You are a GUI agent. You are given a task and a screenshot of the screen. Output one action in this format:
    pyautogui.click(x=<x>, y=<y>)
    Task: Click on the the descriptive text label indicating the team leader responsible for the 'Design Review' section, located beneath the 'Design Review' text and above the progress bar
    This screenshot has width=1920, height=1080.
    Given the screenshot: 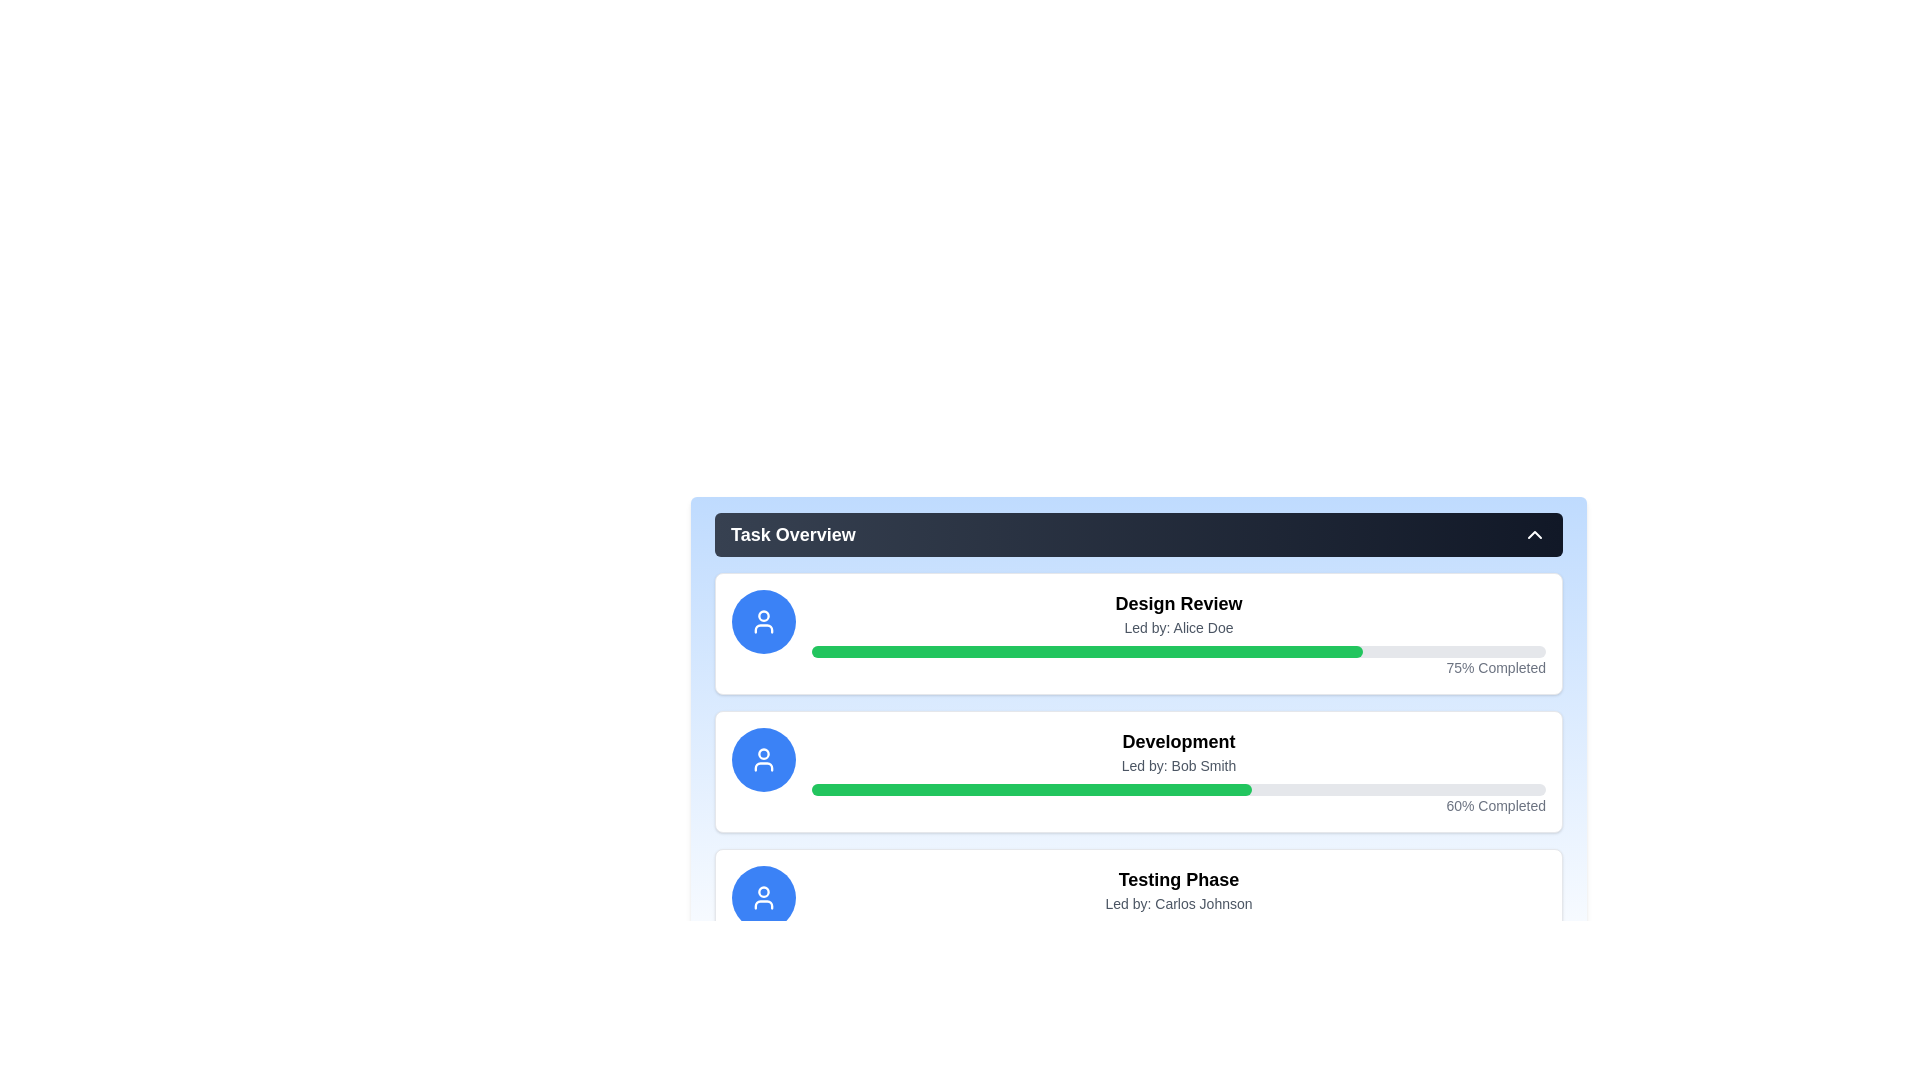 What is the action you would take?
    pyautogui.click(x=1179, y=627)
    